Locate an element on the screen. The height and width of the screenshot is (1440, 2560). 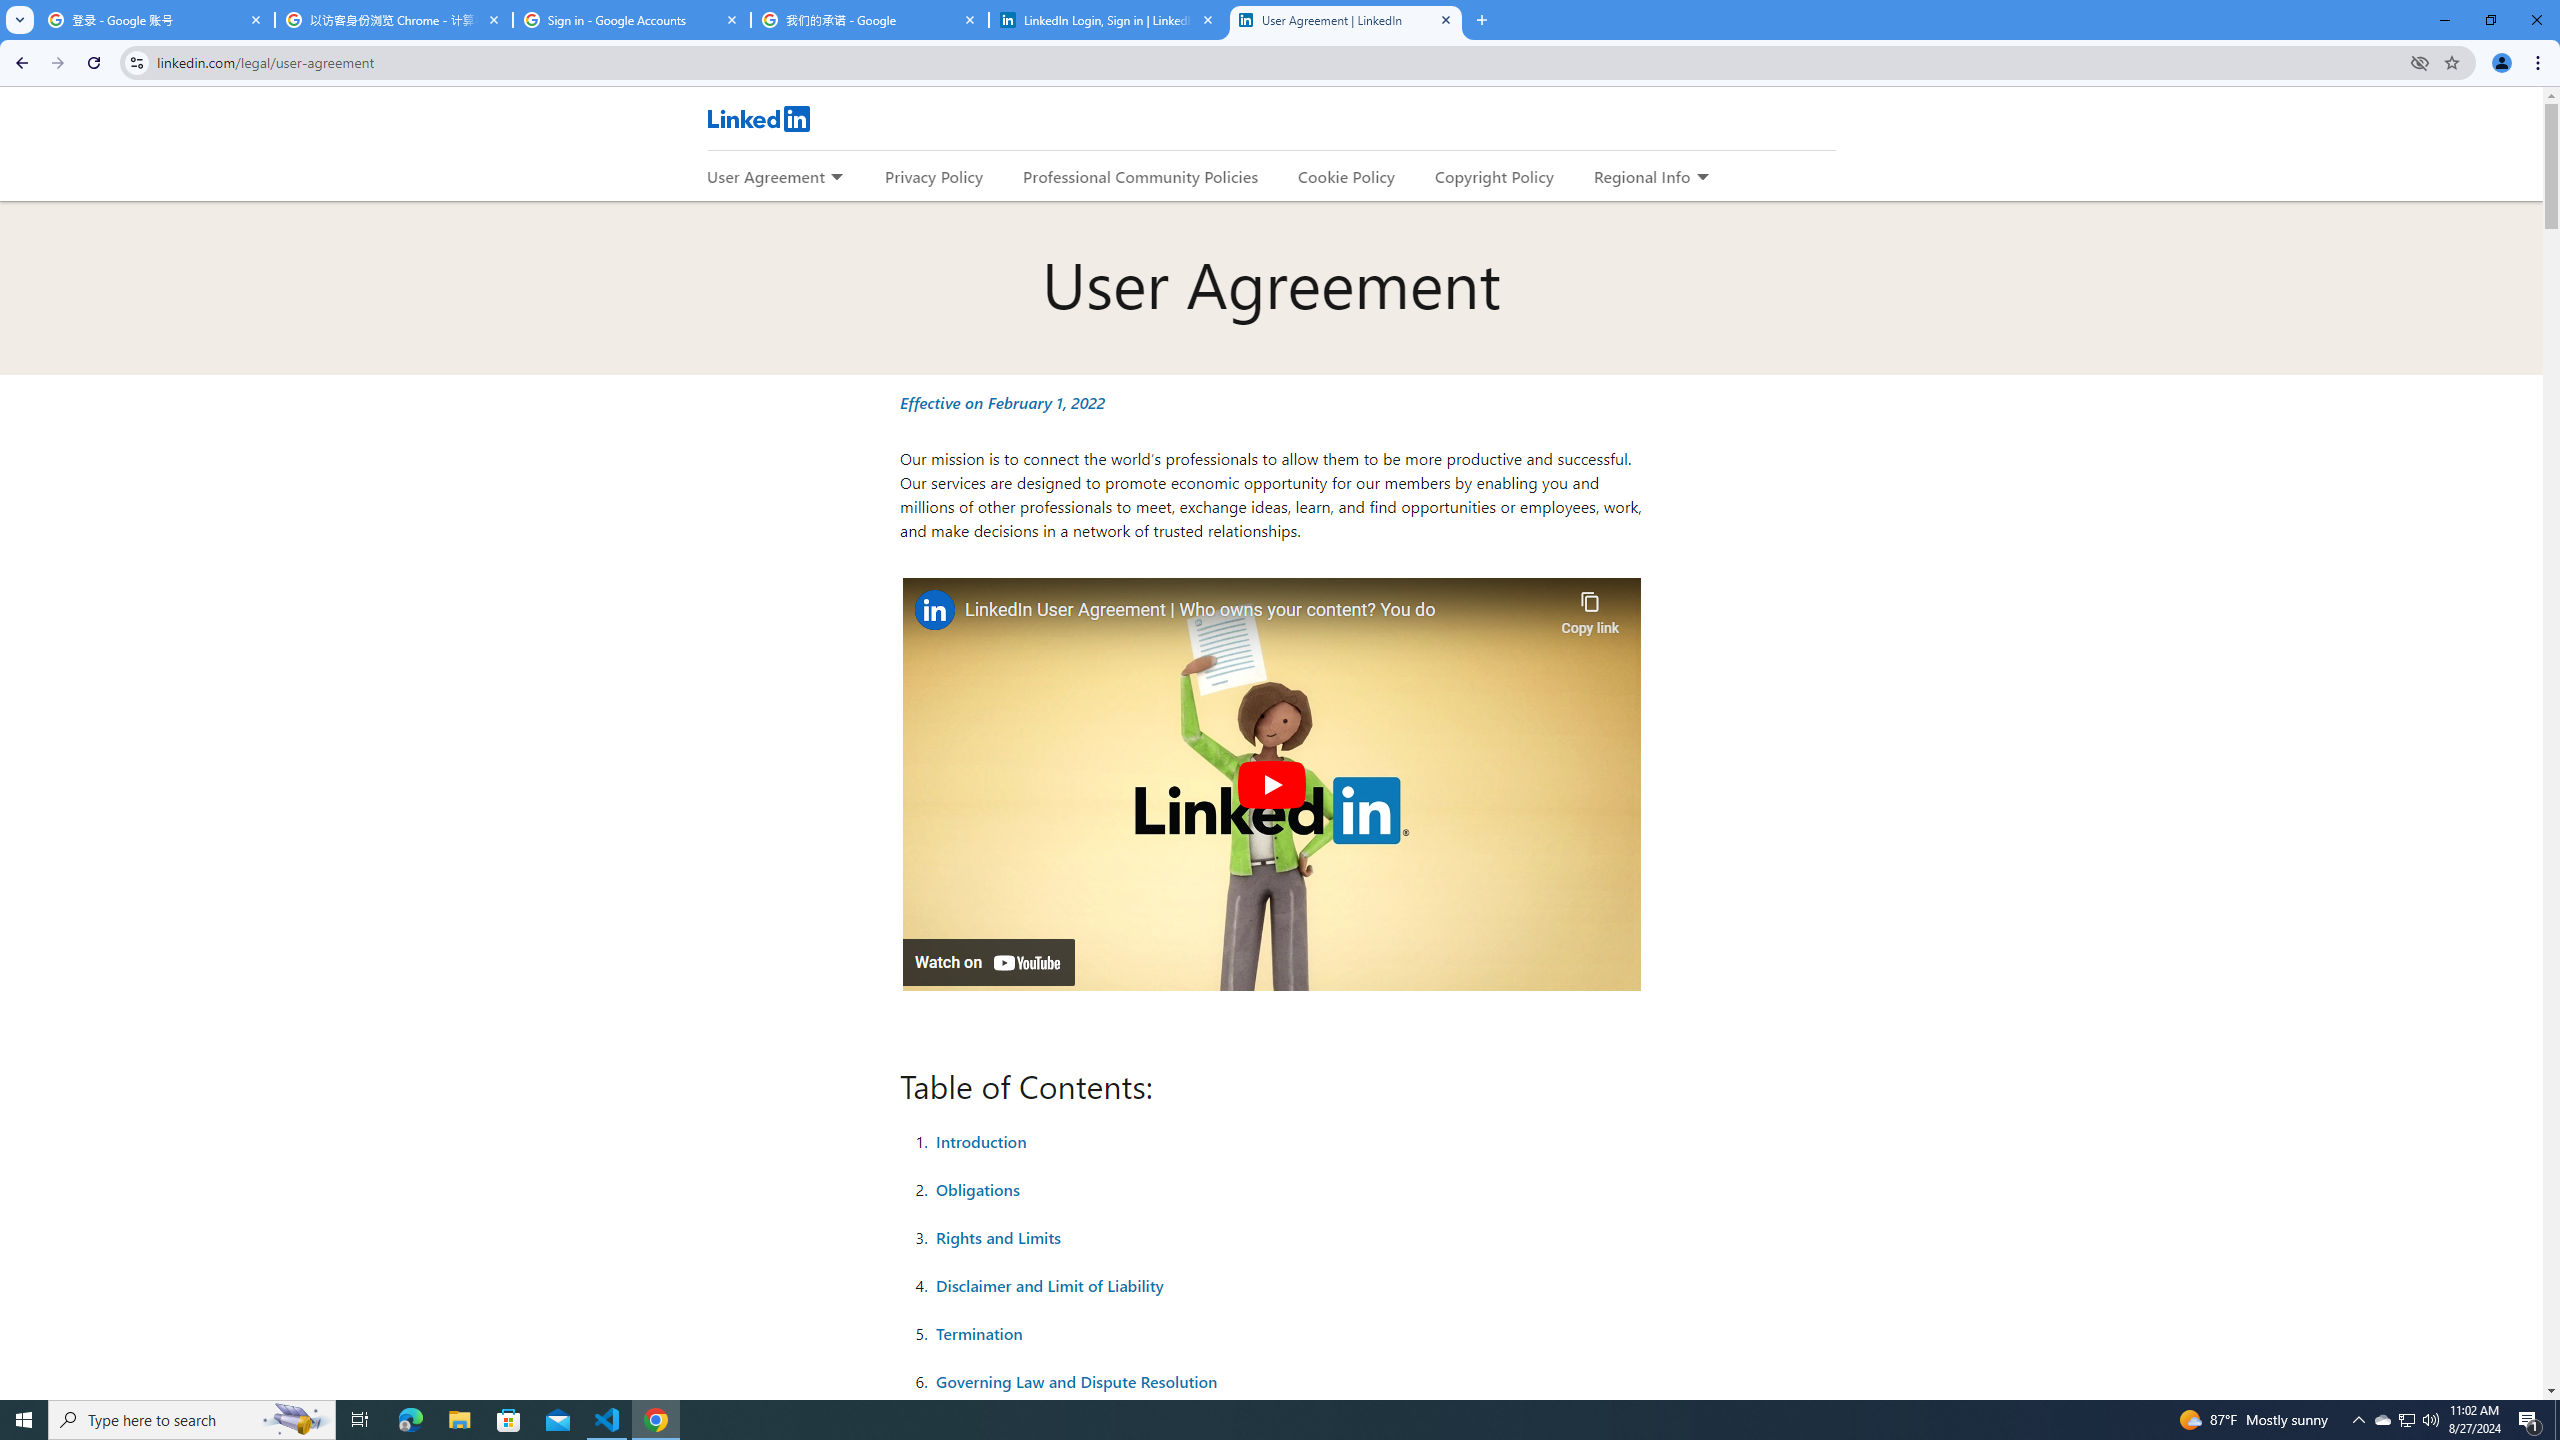
'Sign in - Google Accounts' is located at coordinates (631, 19).